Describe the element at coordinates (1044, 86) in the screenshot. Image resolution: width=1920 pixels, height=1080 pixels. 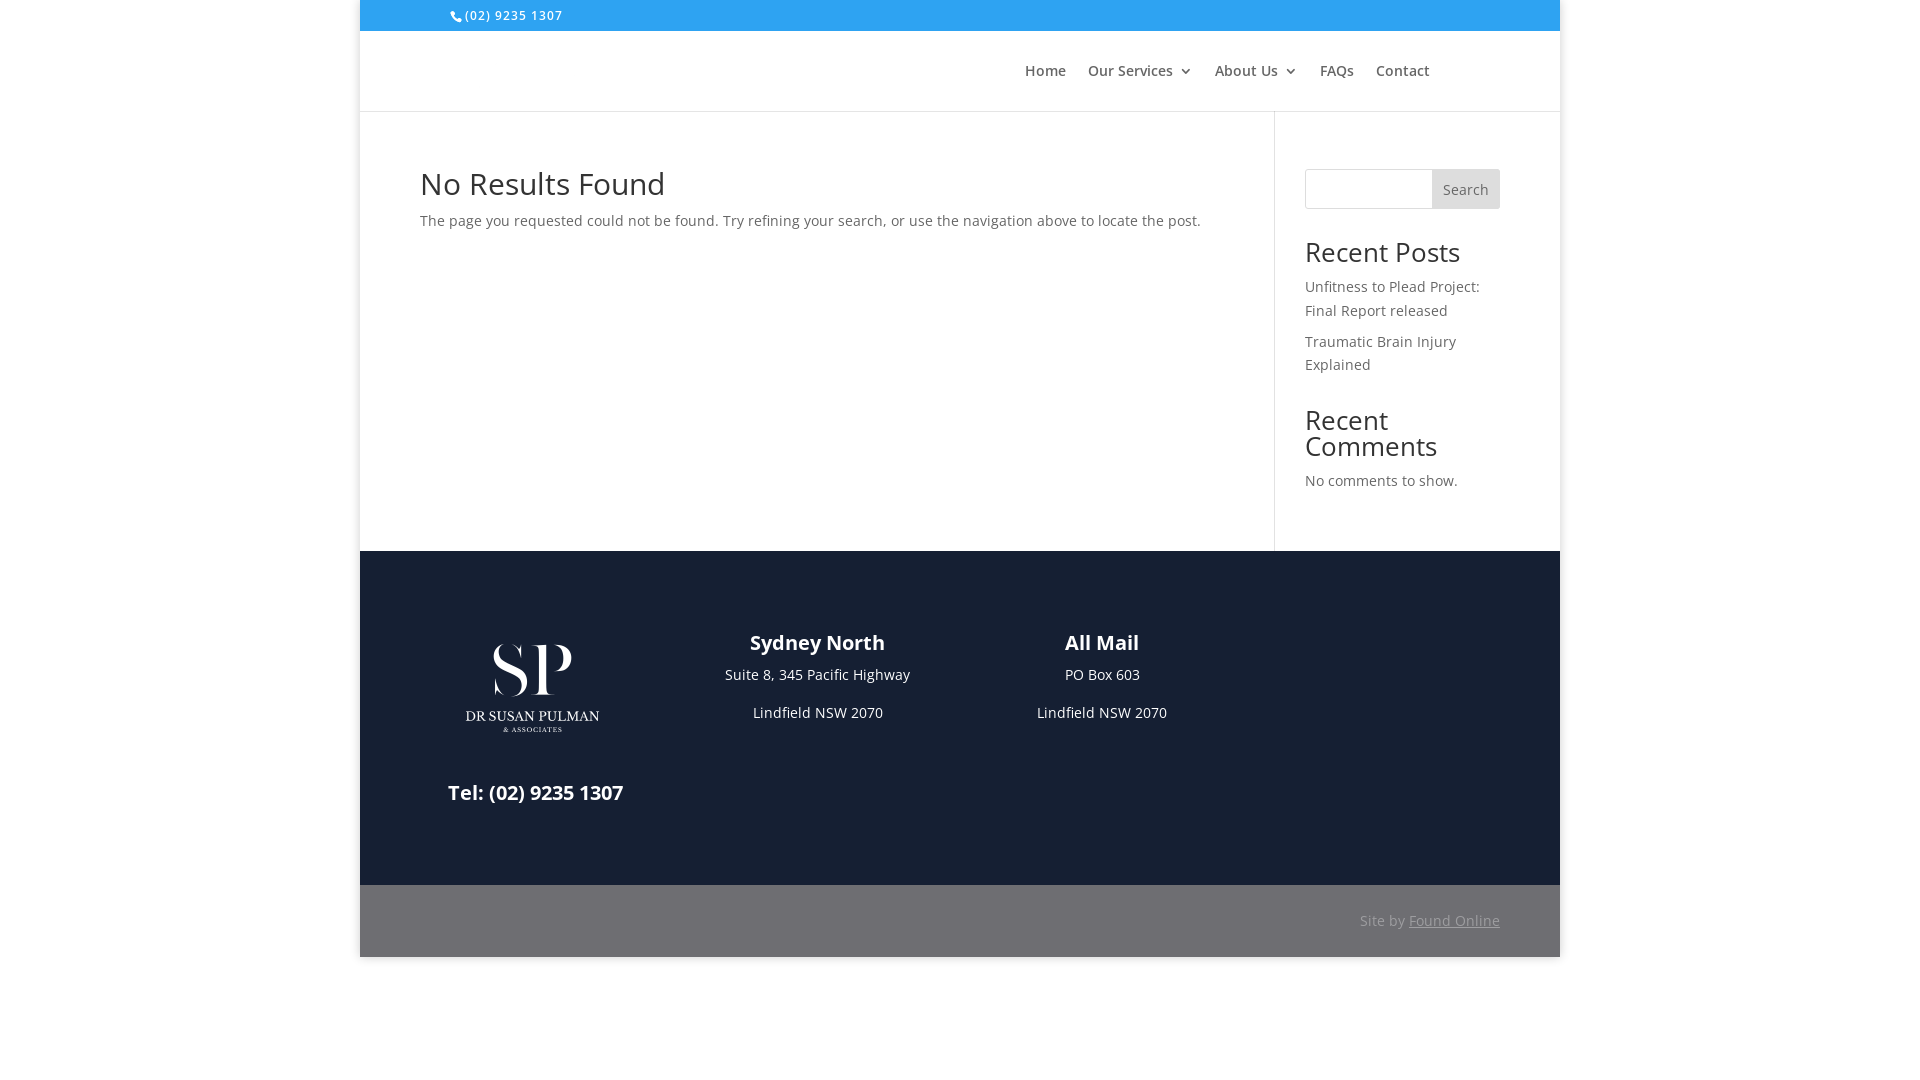
I see `'Home'` at that location.